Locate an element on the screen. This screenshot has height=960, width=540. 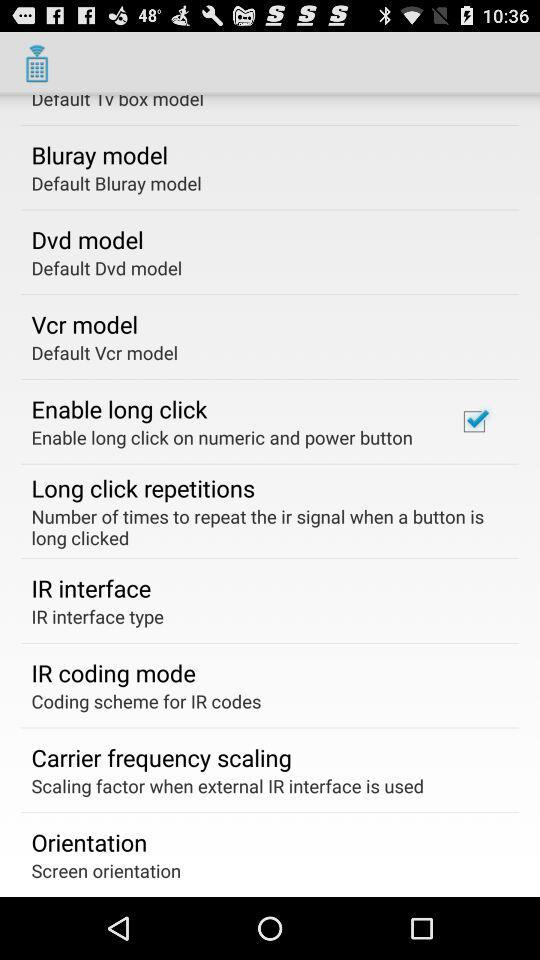
the icon below the carrier frequency scaling app is located at coordinates (226, 785).